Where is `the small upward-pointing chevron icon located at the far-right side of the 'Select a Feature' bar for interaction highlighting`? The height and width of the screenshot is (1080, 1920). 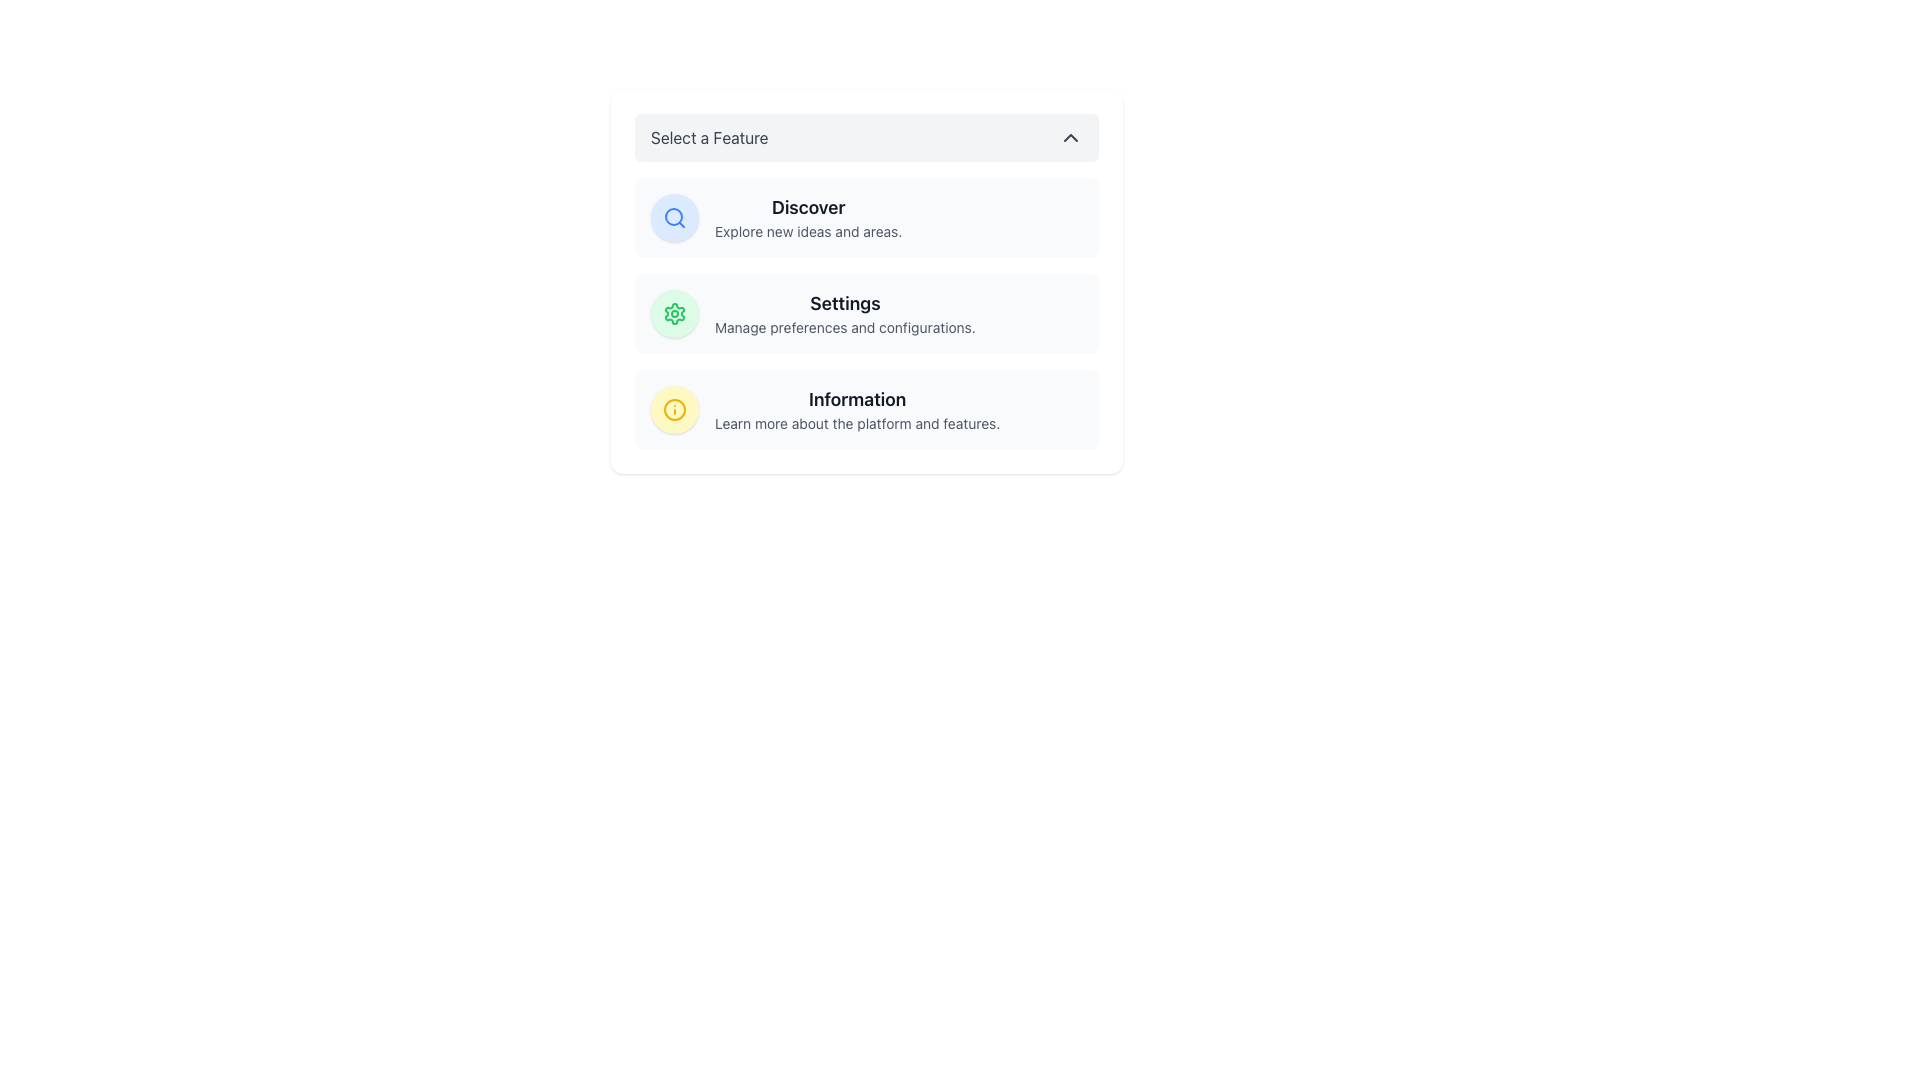
the small upward-pointing chevron icon located at the far-right side of the 'Select a Feature' bar for interaction highlighting is located at coordinates (1069, 137).